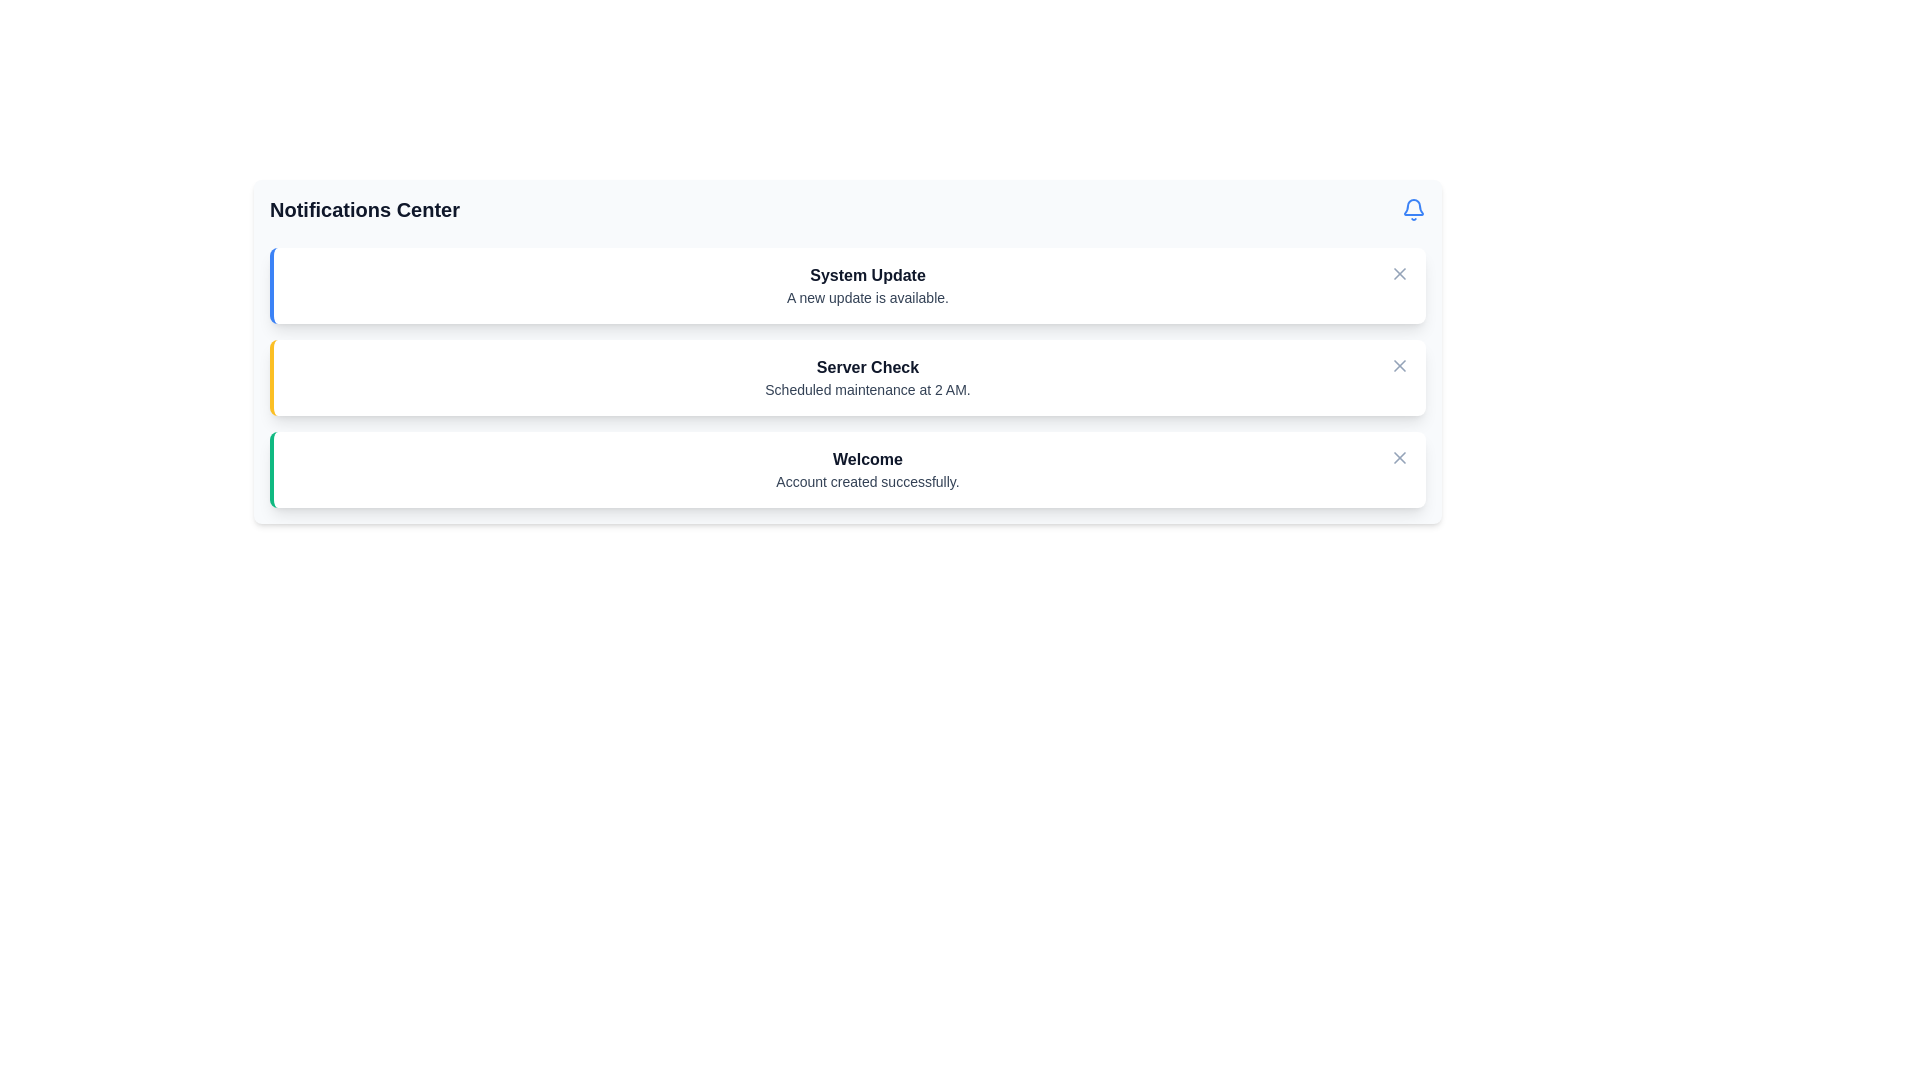 The width and height of the screenshot is (1920, 1080). What do you see at coordinates (868, 297) in the screenshot?
I see `the Text Label that notifies the user about an available system update, located on the second row of the notification list below the 'System Update' header` at bounding box center [868, 297].